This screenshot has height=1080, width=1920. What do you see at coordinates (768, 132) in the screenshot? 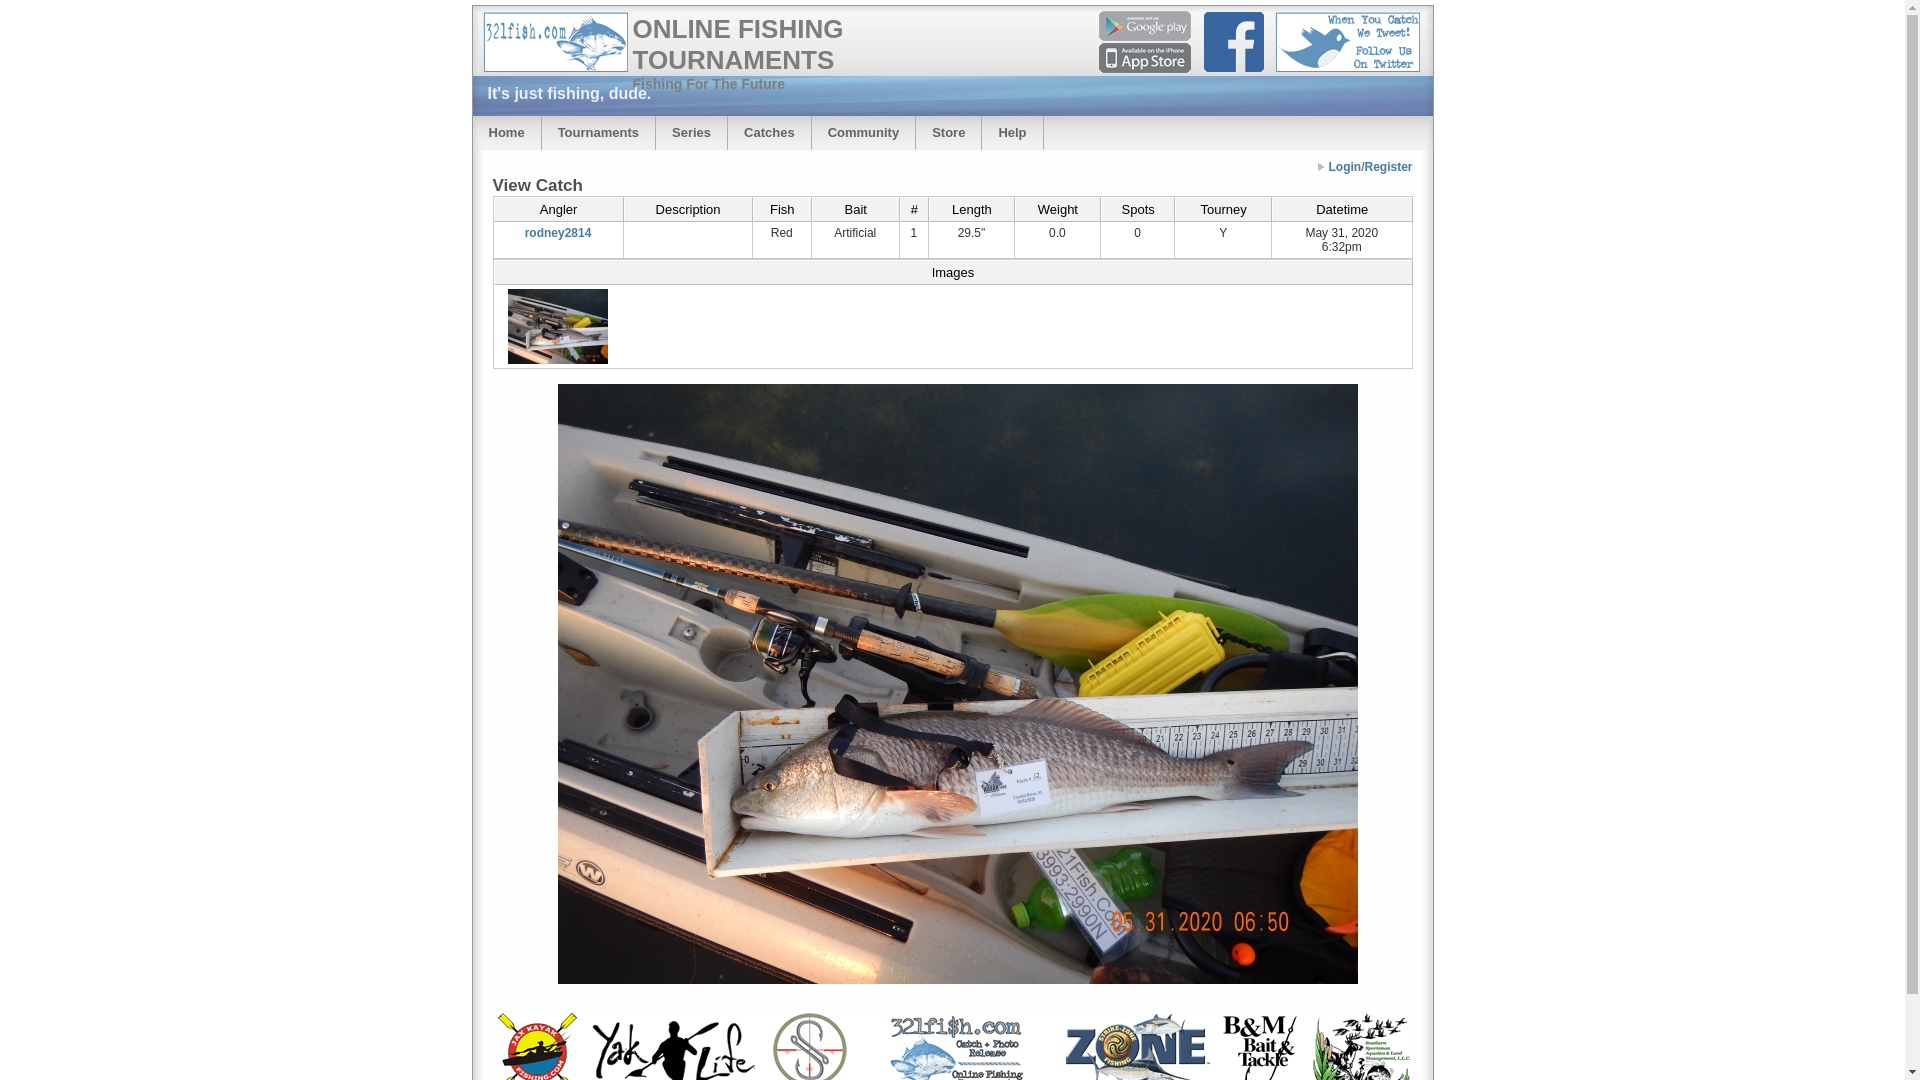
I see `'Catches'` at bounding box center [768, 132].